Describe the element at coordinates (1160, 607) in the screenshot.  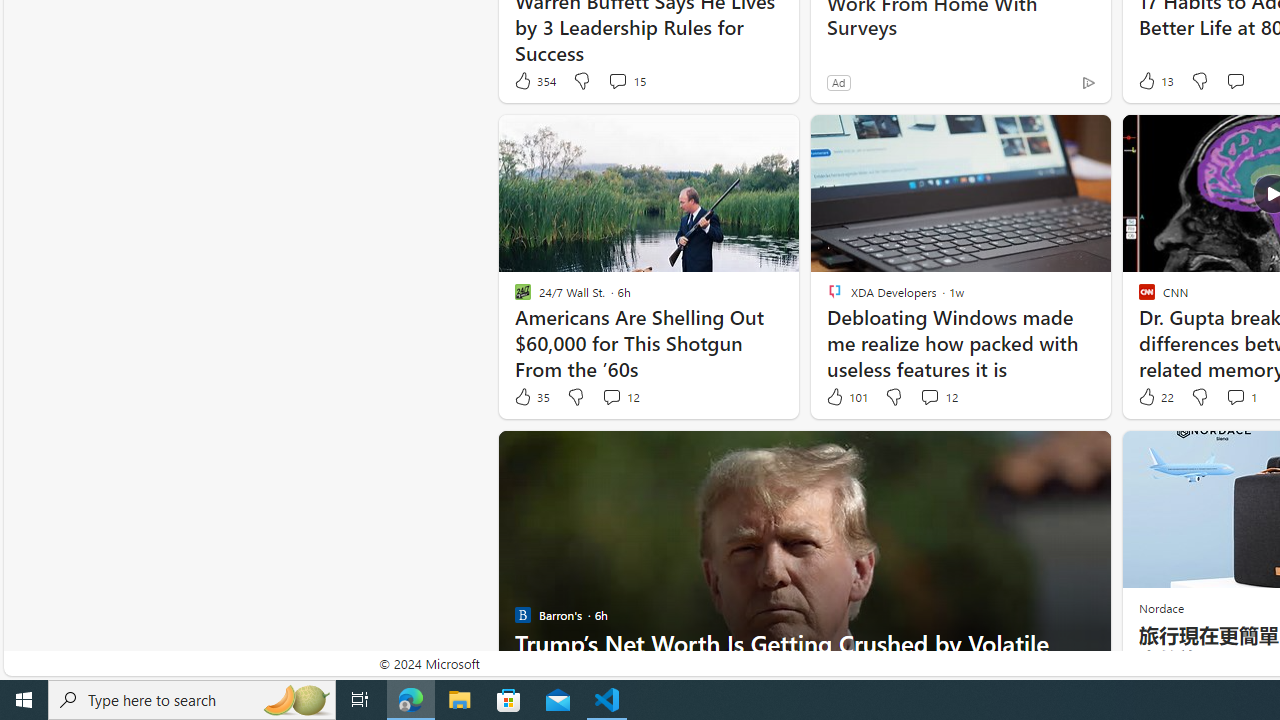
I see `'Nordace'` at that location.